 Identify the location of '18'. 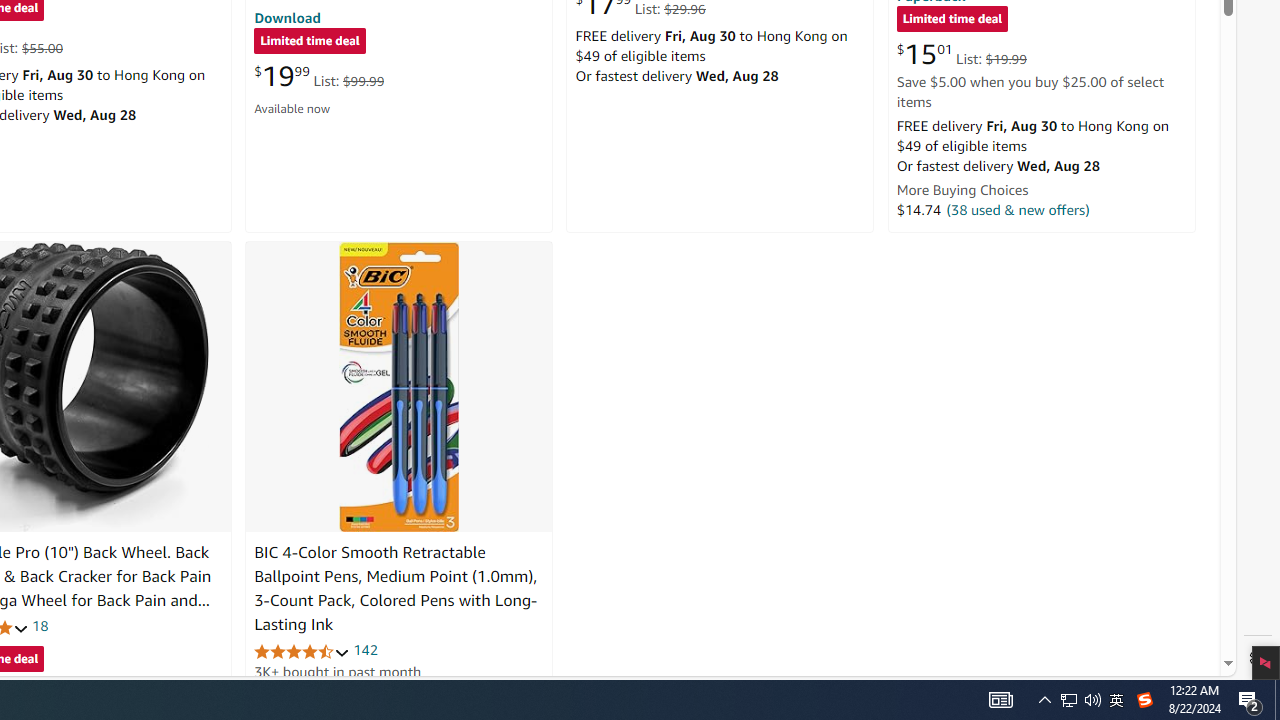
(40, 625).